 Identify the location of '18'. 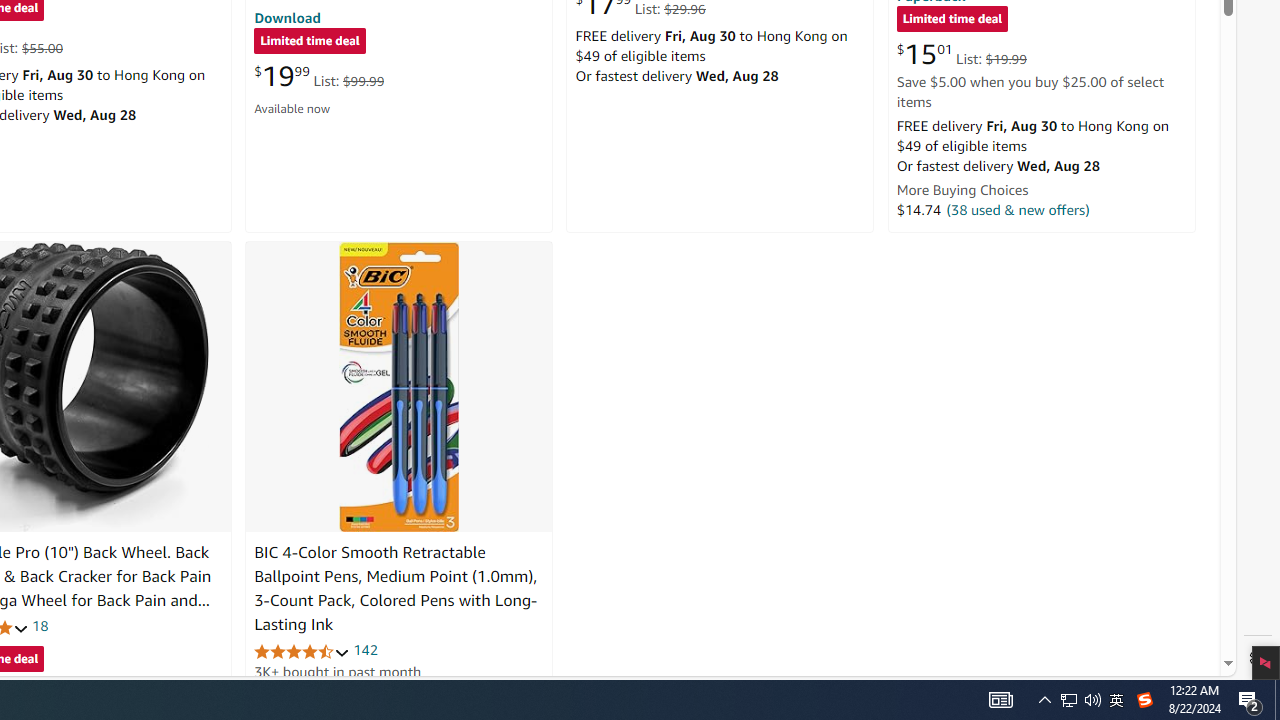
(40, 625).